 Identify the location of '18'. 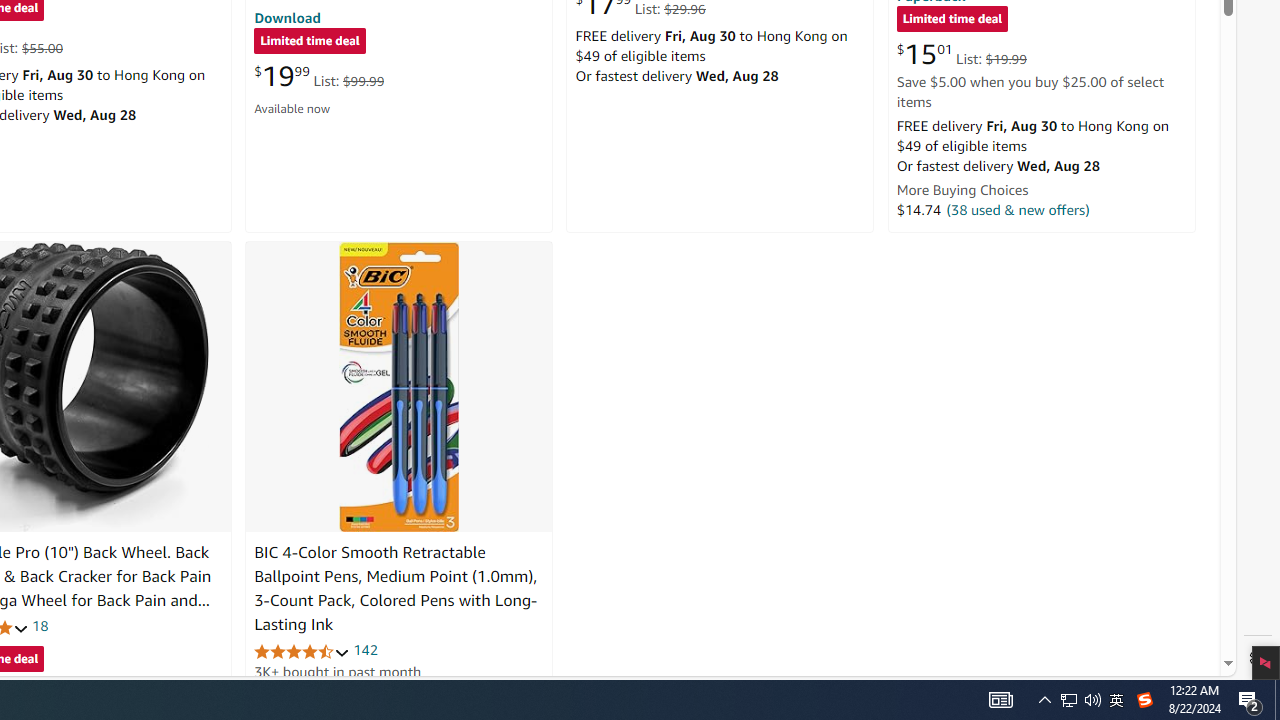
(40, 625).